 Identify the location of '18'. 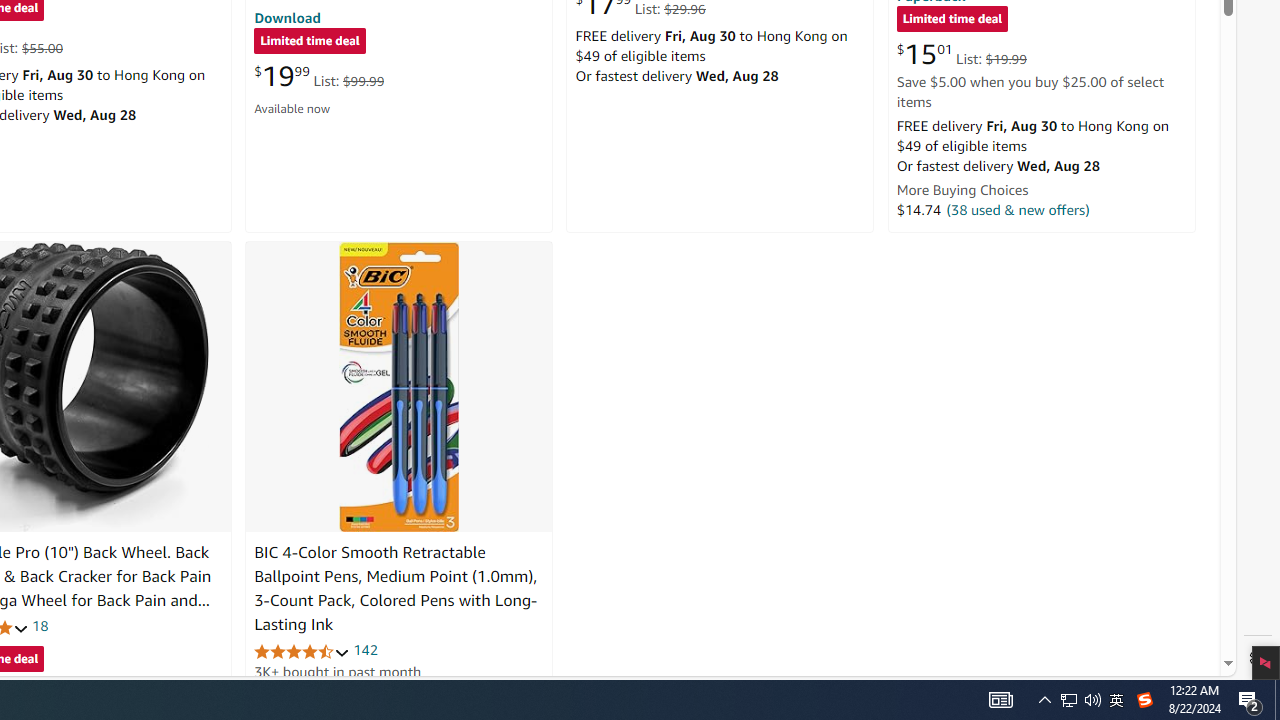
(40, 625).